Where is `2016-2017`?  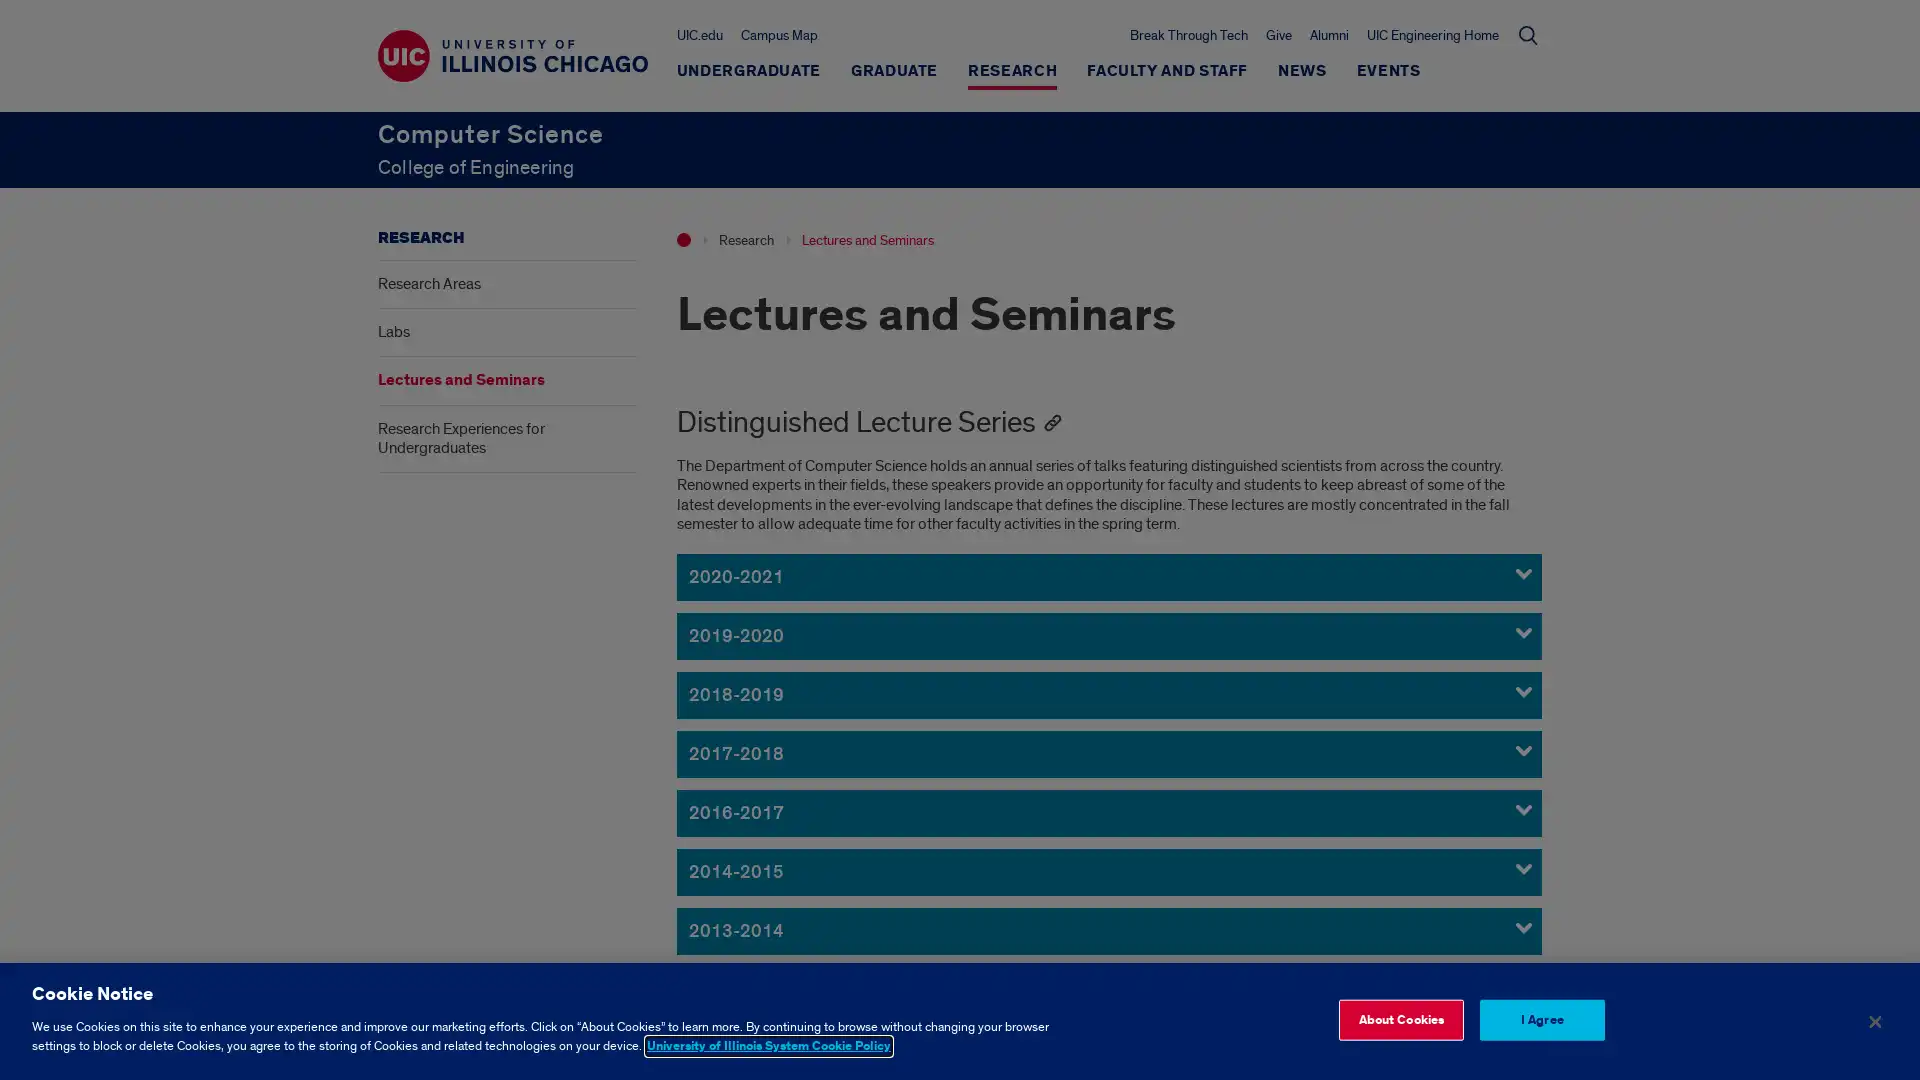 2016-2017 is located at coordinates (1107, 812).